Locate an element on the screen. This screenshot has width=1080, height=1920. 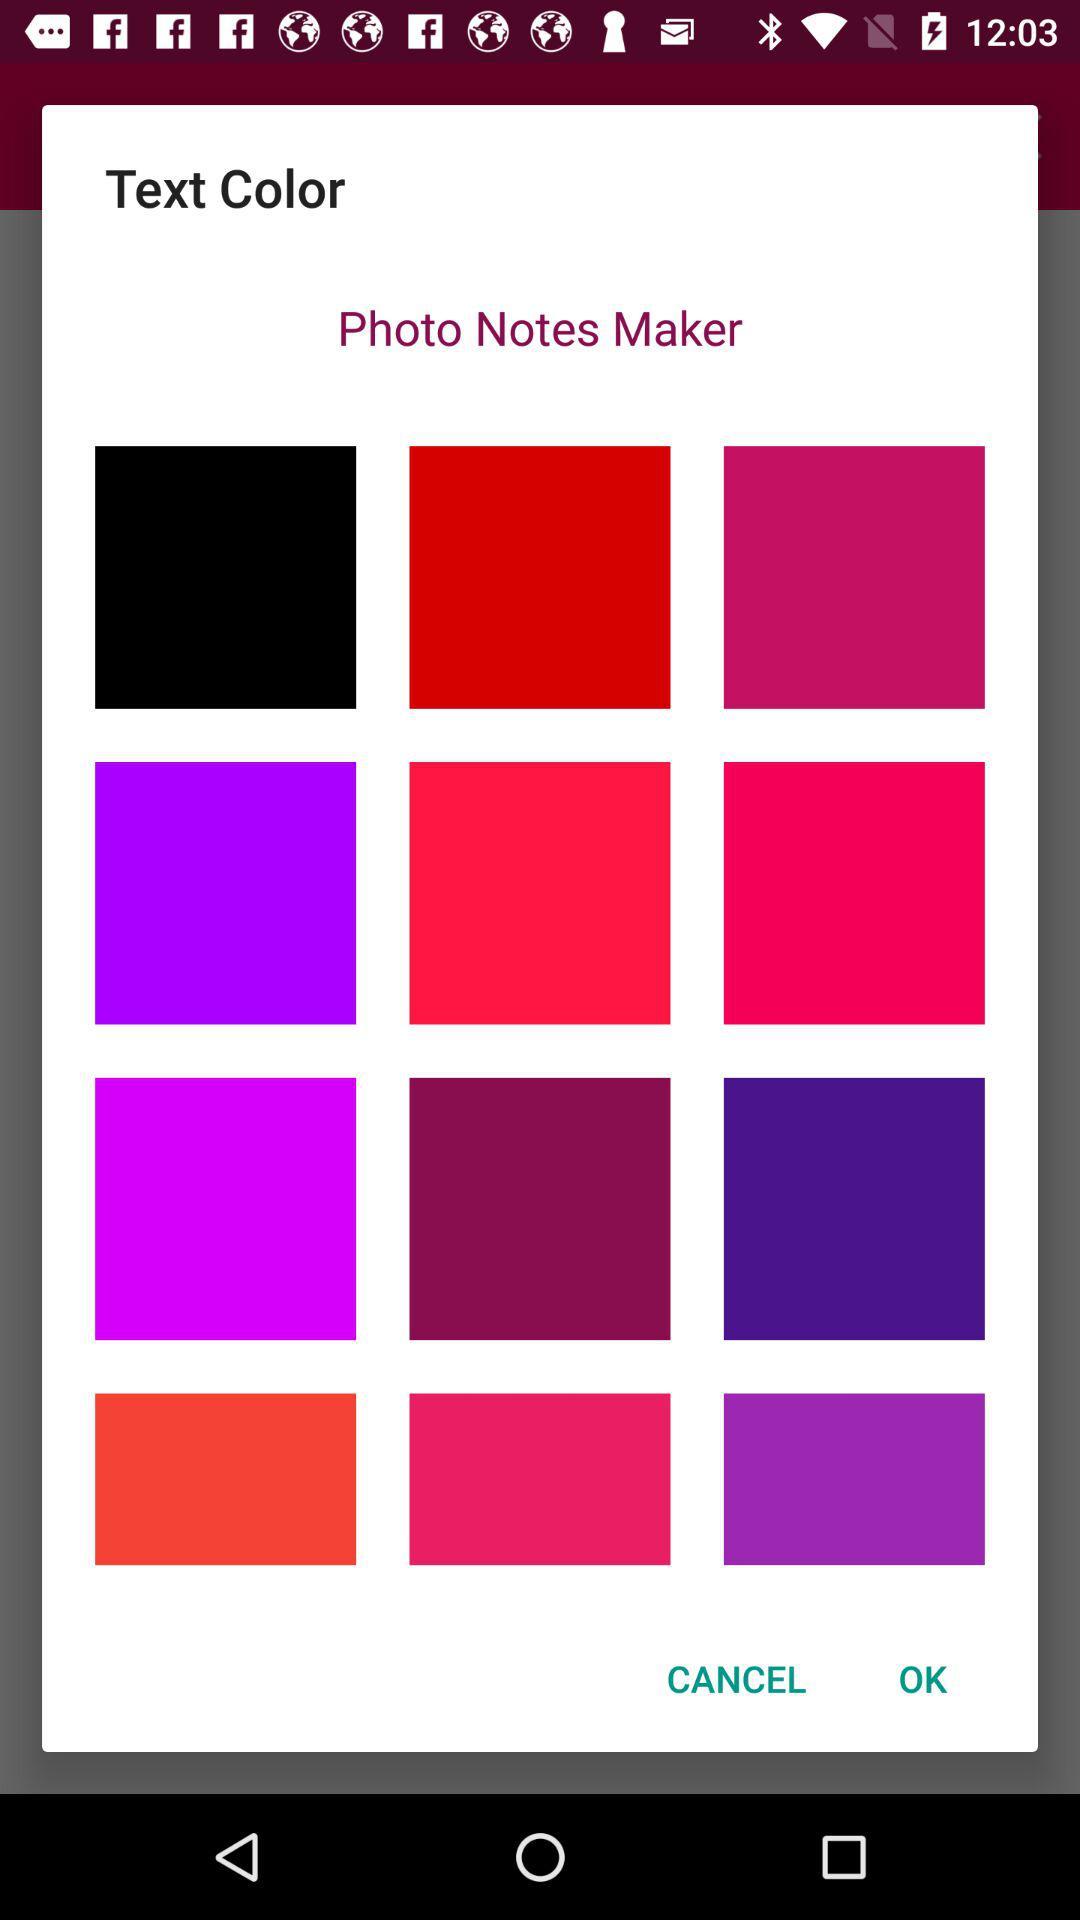
the ok item is located at coordinates (922, 1678).